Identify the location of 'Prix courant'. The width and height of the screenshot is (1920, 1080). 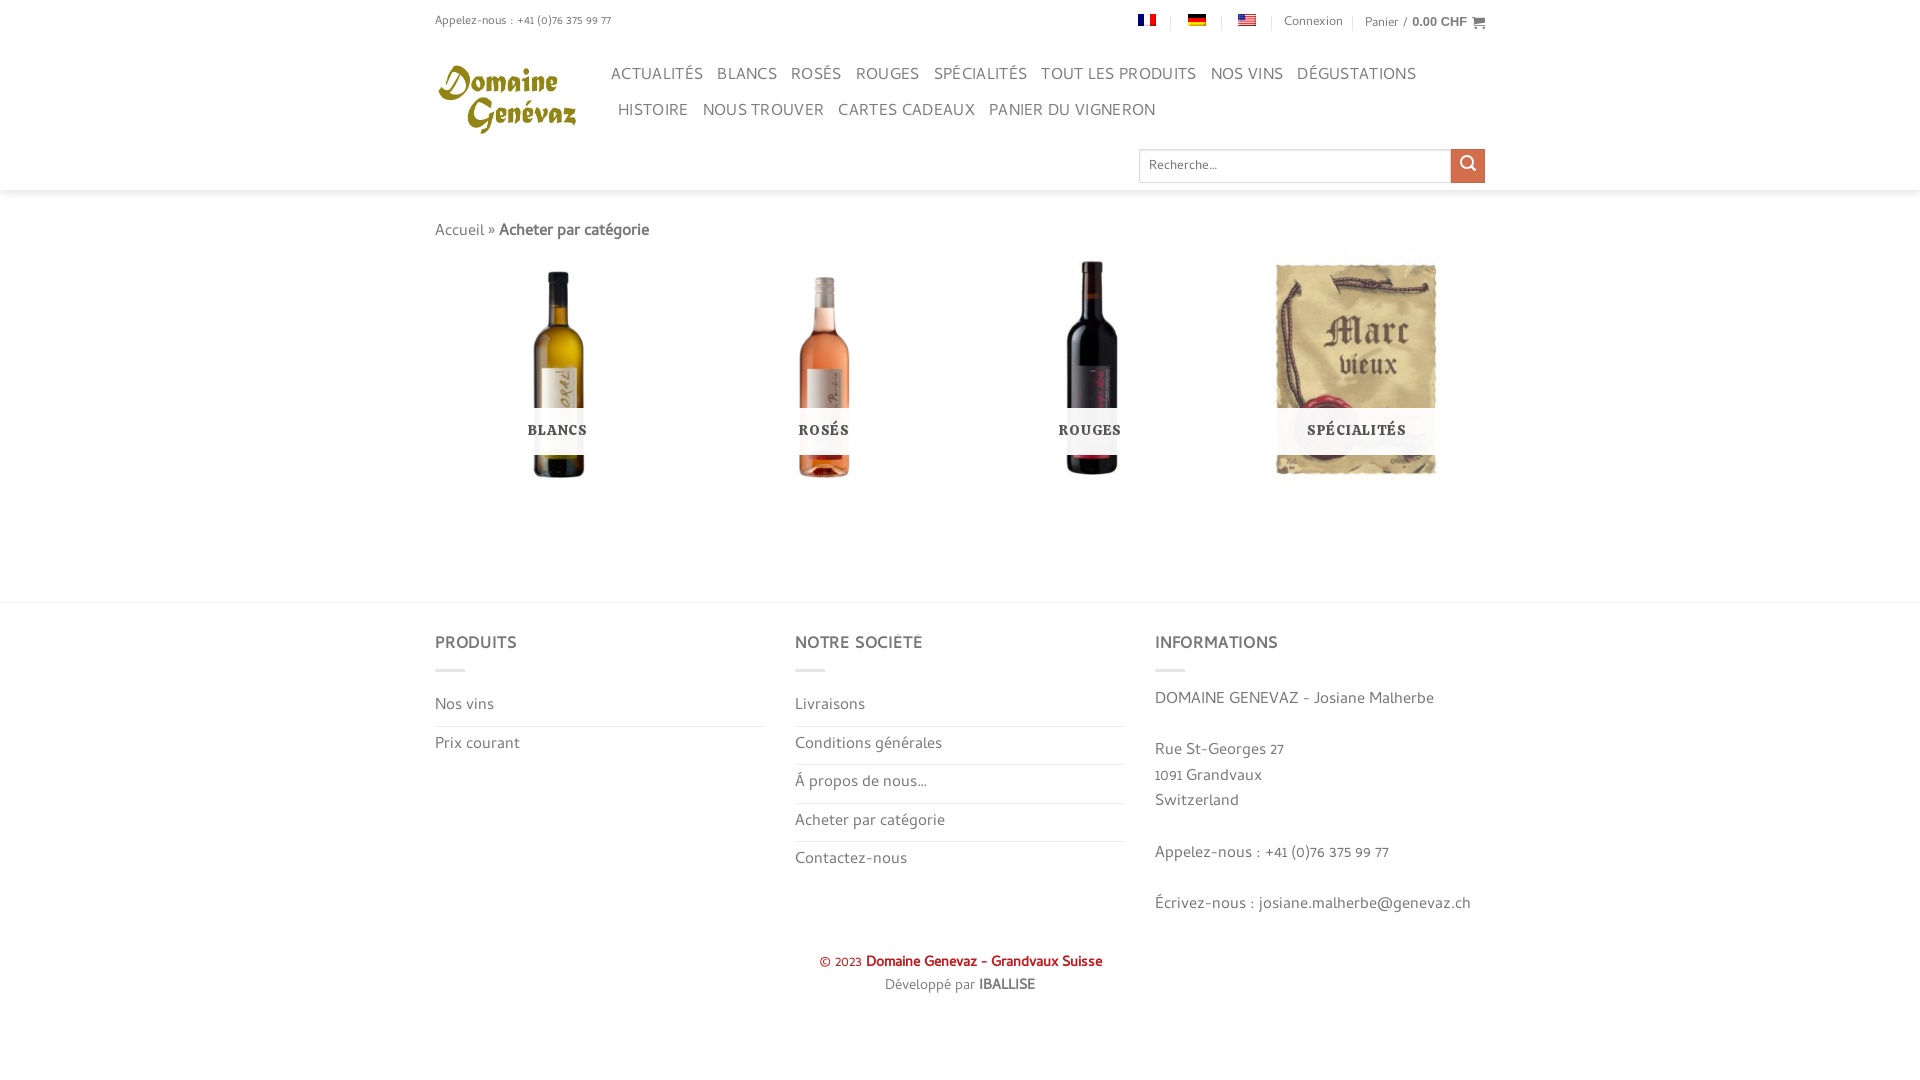
(476, 745).